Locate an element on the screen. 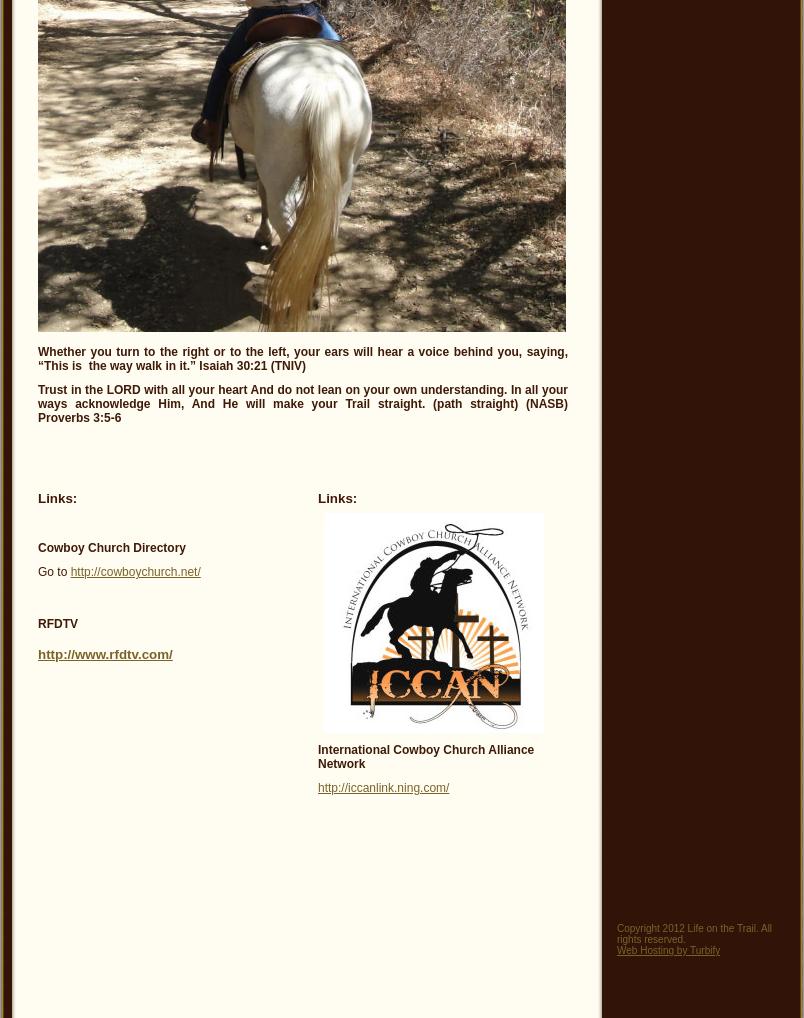  'RFDTV' is located at coordinates (56, 623).